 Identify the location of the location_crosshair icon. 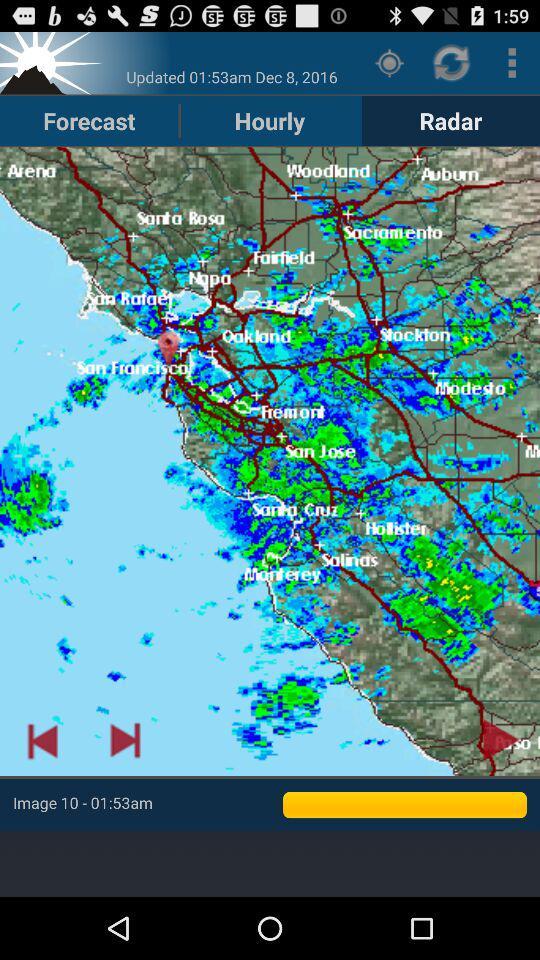
(389, 67).